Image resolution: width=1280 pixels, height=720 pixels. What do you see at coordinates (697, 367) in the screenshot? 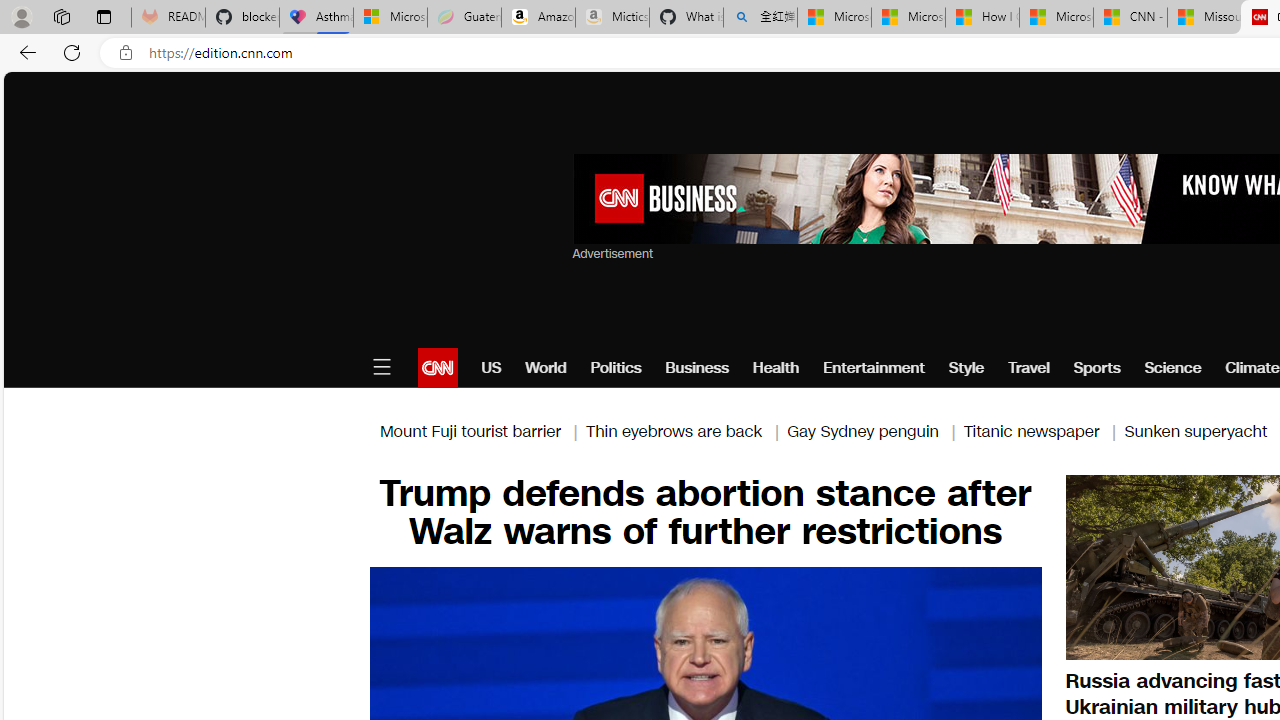
I see `'Business'` at bounding box center [697, 367].